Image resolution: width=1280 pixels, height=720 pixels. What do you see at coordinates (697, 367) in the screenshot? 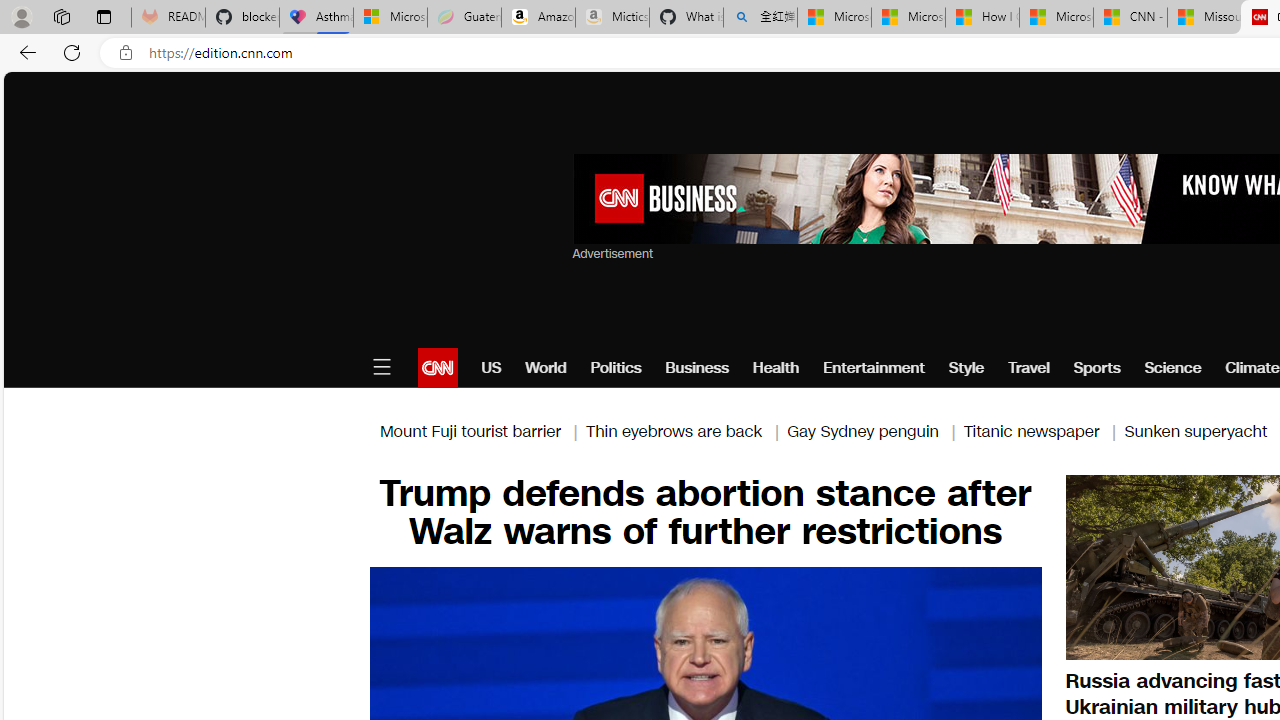
I see `'Business'` at bounding box center [697, 367].